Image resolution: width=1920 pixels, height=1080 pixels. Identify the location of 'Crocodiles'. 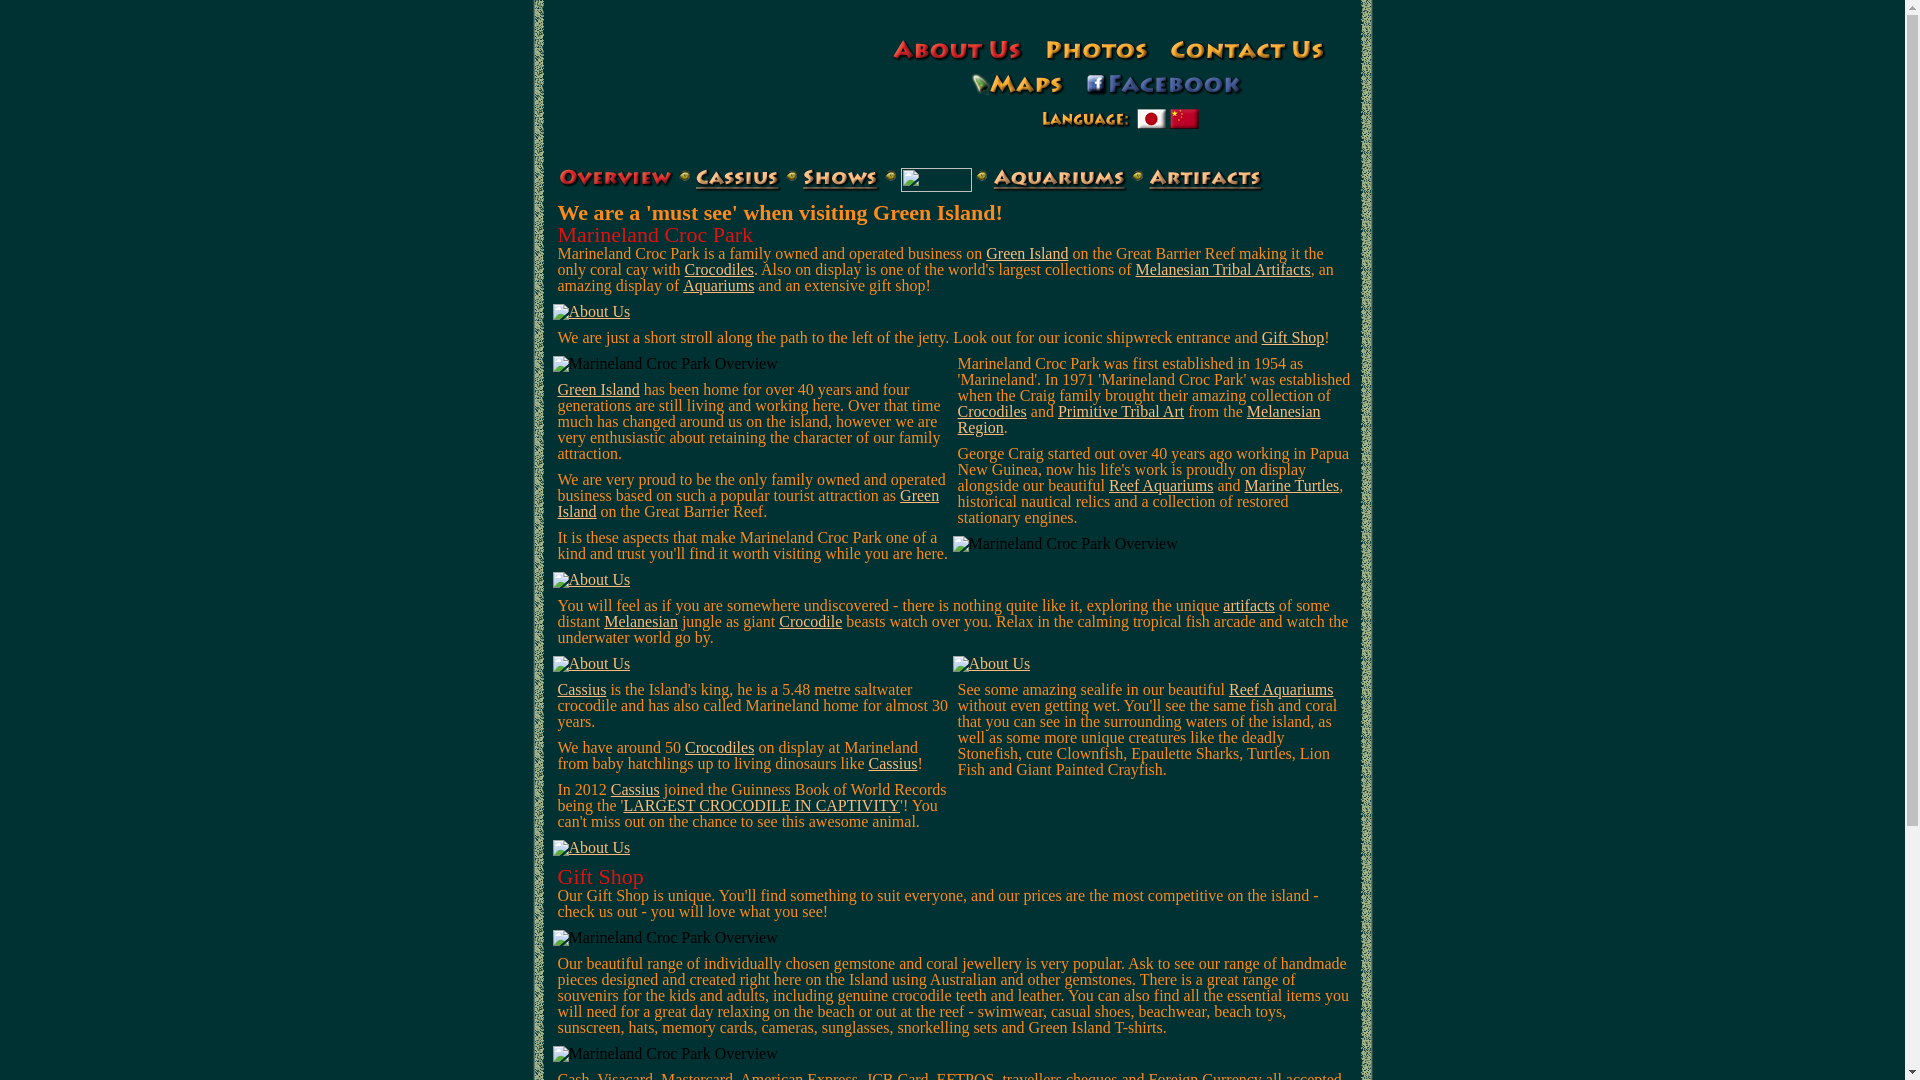
(719, 268).